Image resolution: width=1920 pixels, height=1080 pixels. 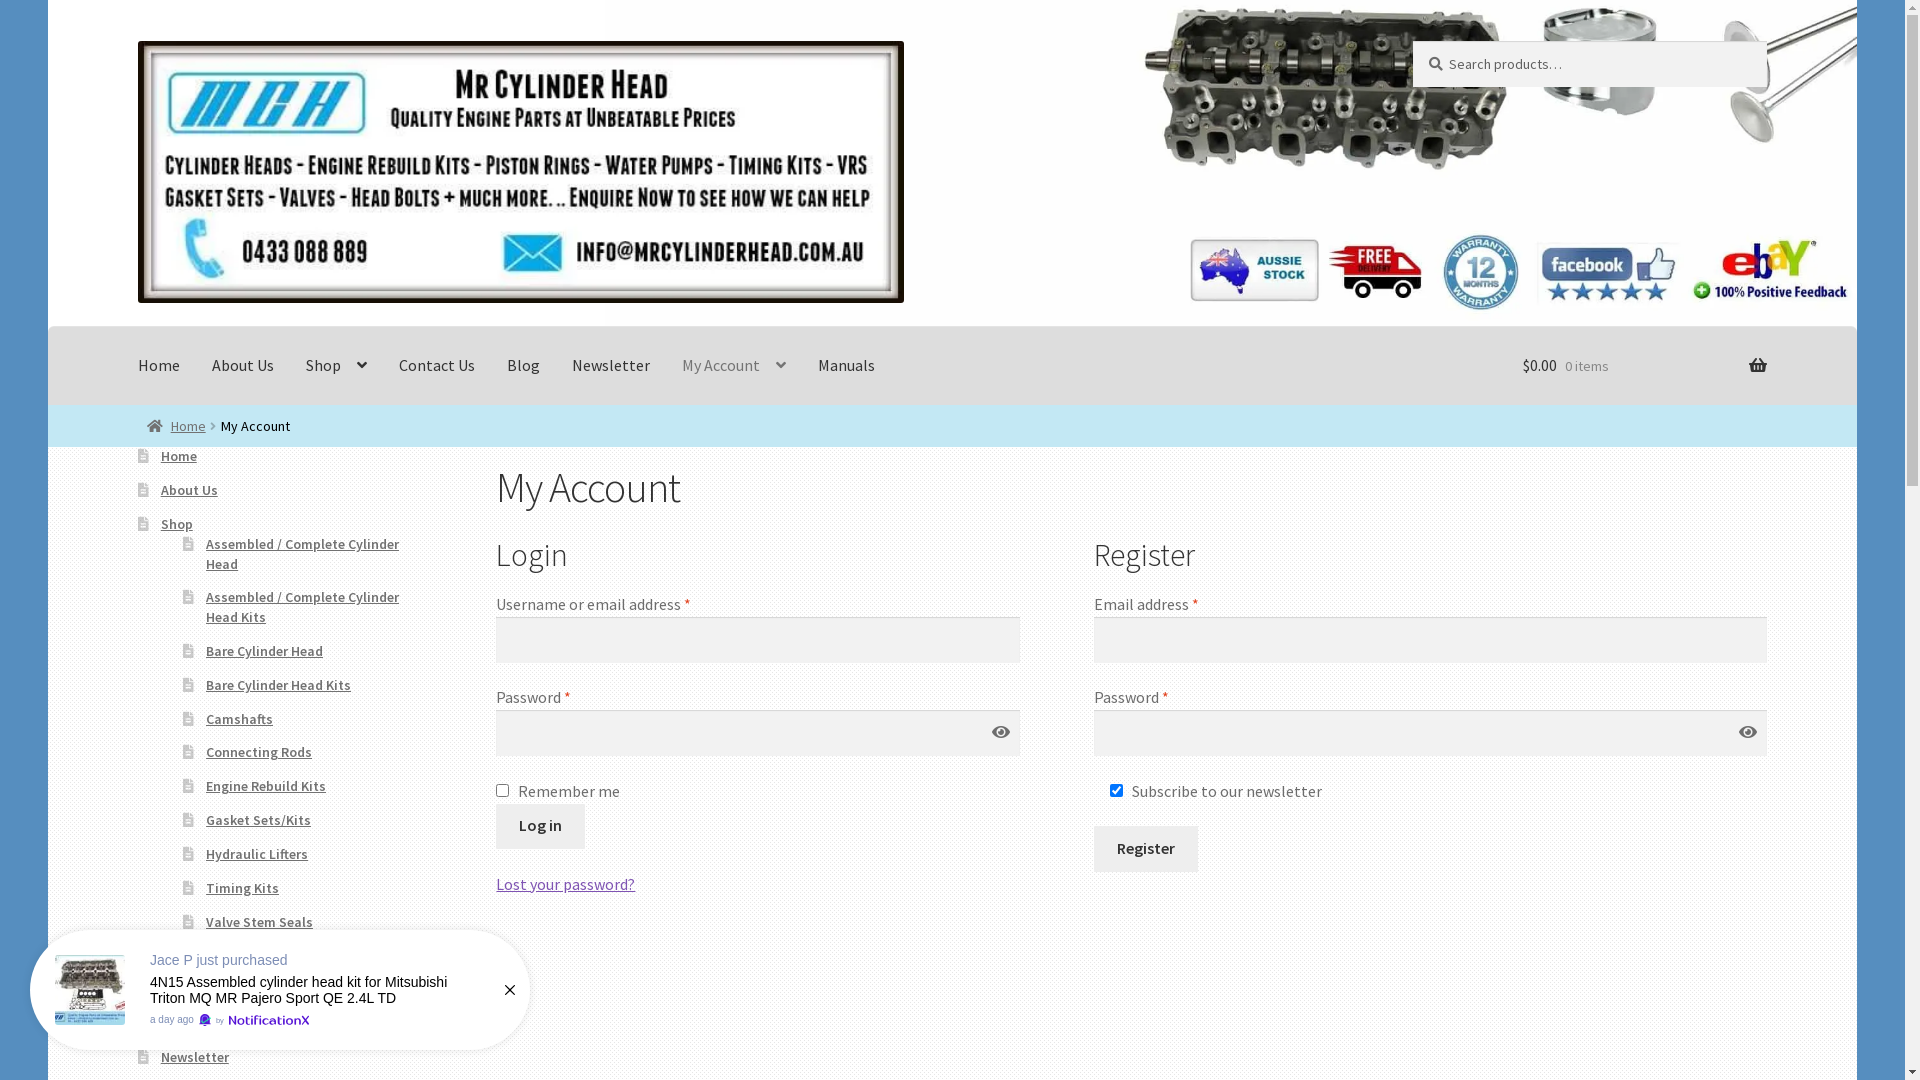 What do you see at coordinates (136, 40) in the screenshot?
I see `'Skip to navigation'` at bounding box center [136, 40].